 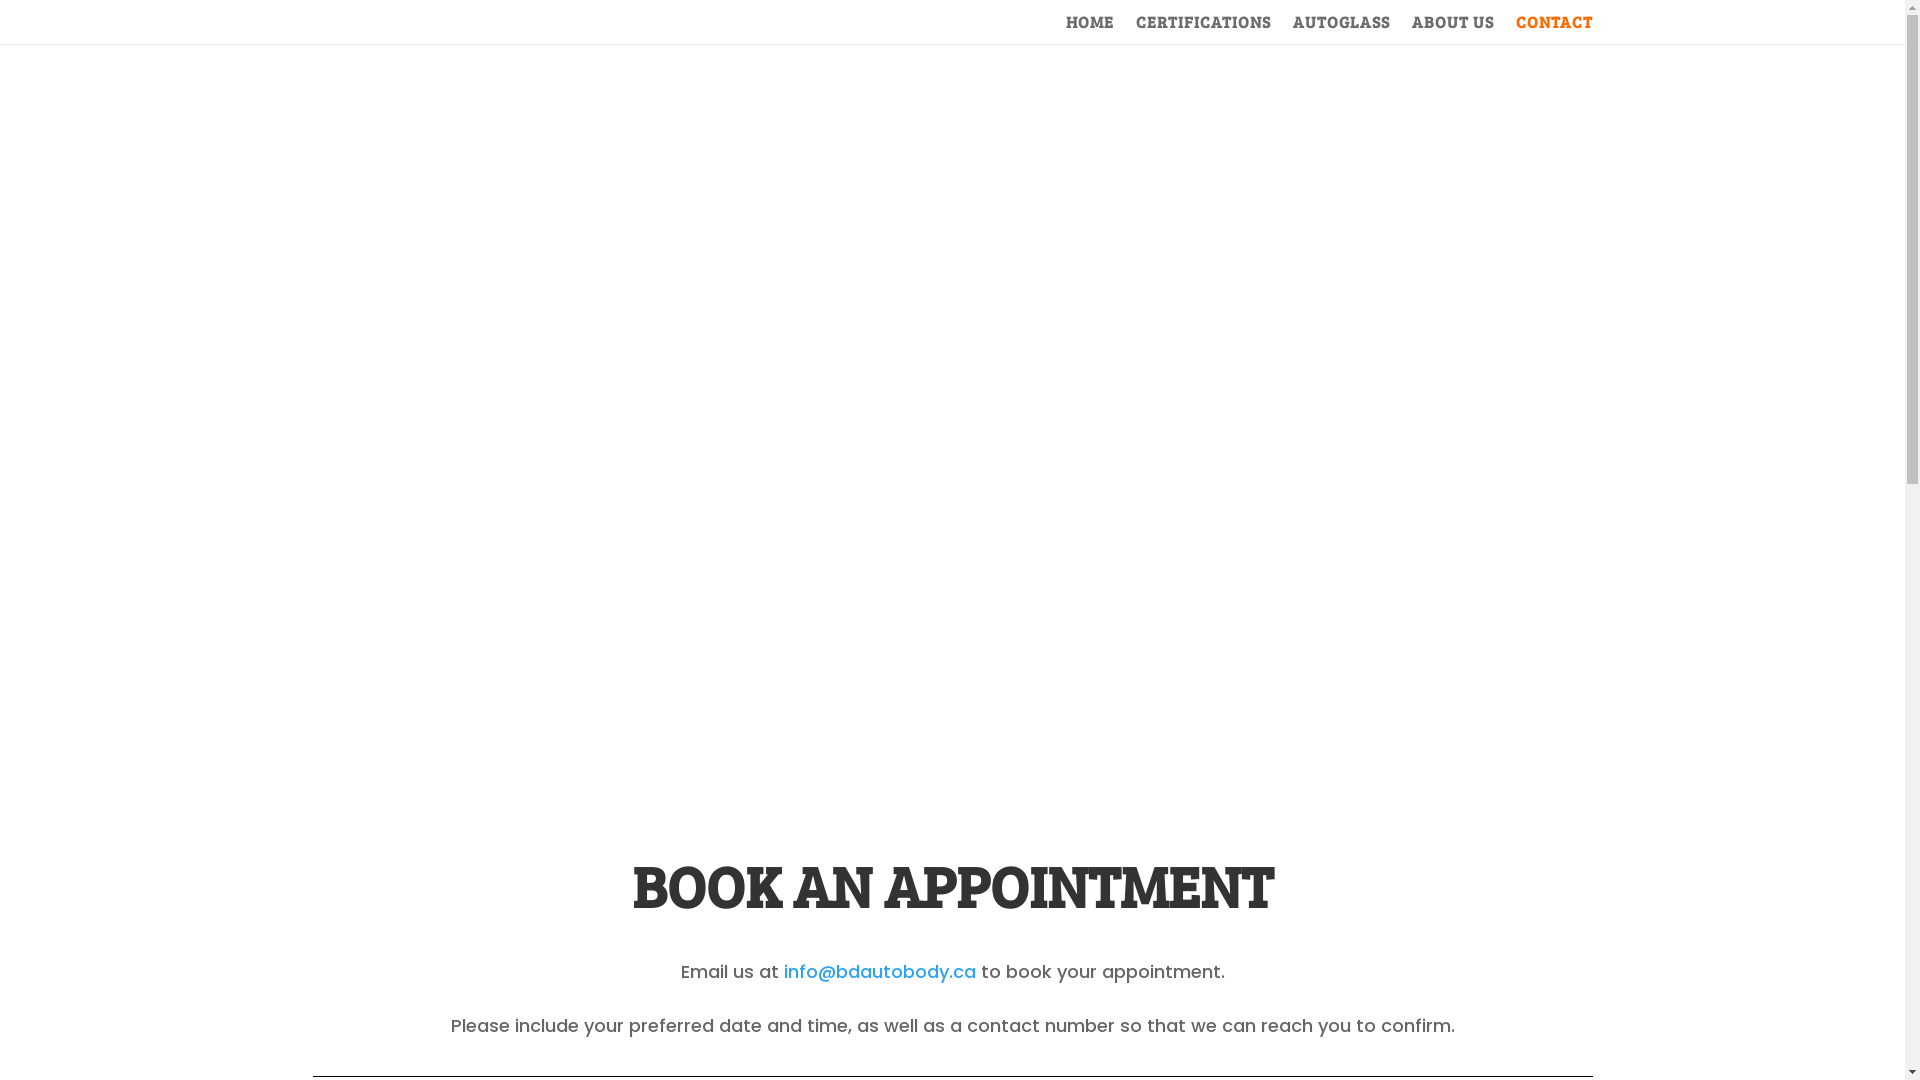 I want to click on 'ABOUT US', so click(x=1453, y=29).